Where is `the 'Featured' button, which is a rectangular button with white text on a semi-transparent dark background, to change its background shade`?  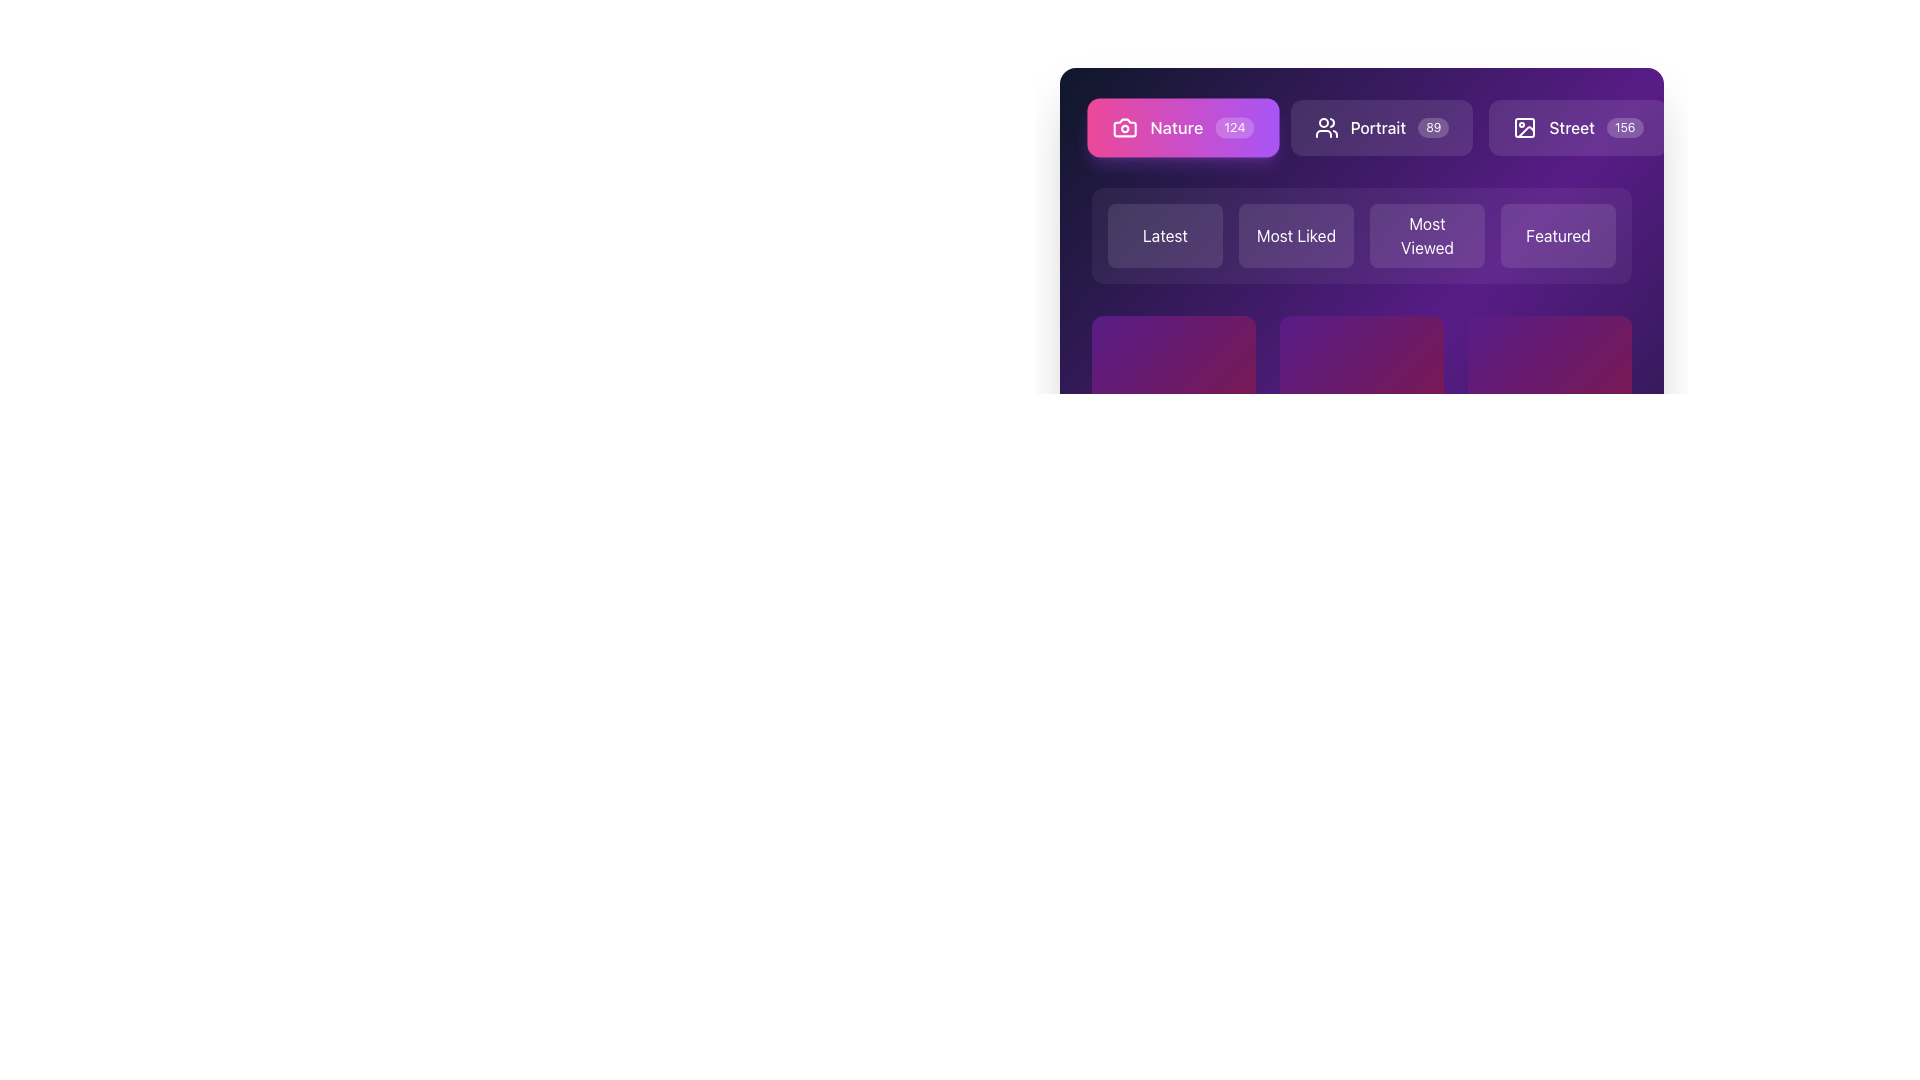 the 'Featured' button, which is a rectangular button with white text on a semi-transparent dark background, to change its background shade is located at coordinates (1557, 234).